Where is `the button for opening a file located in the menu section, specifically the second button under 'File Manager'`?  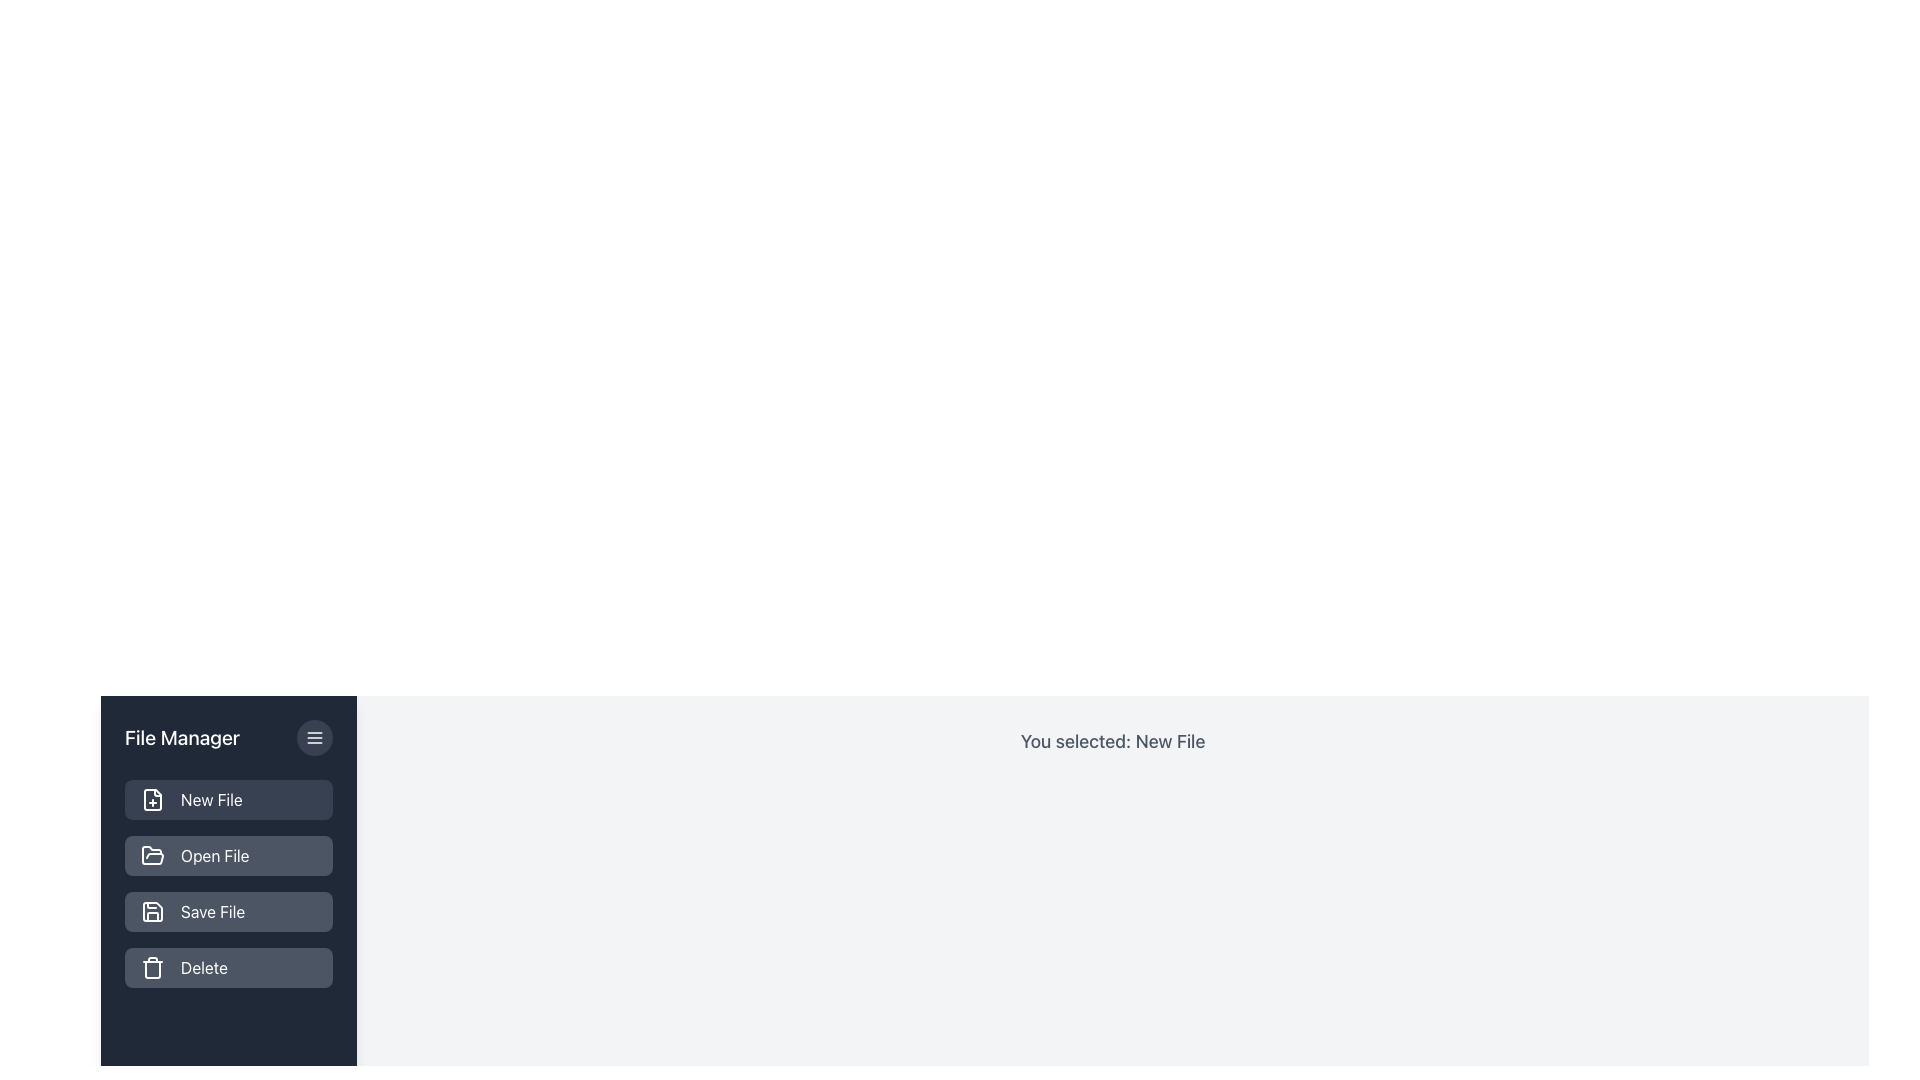 the button for opening a file located in the menu section, specifically the second button under 'File Manager' is located at coordinates (229, 855).